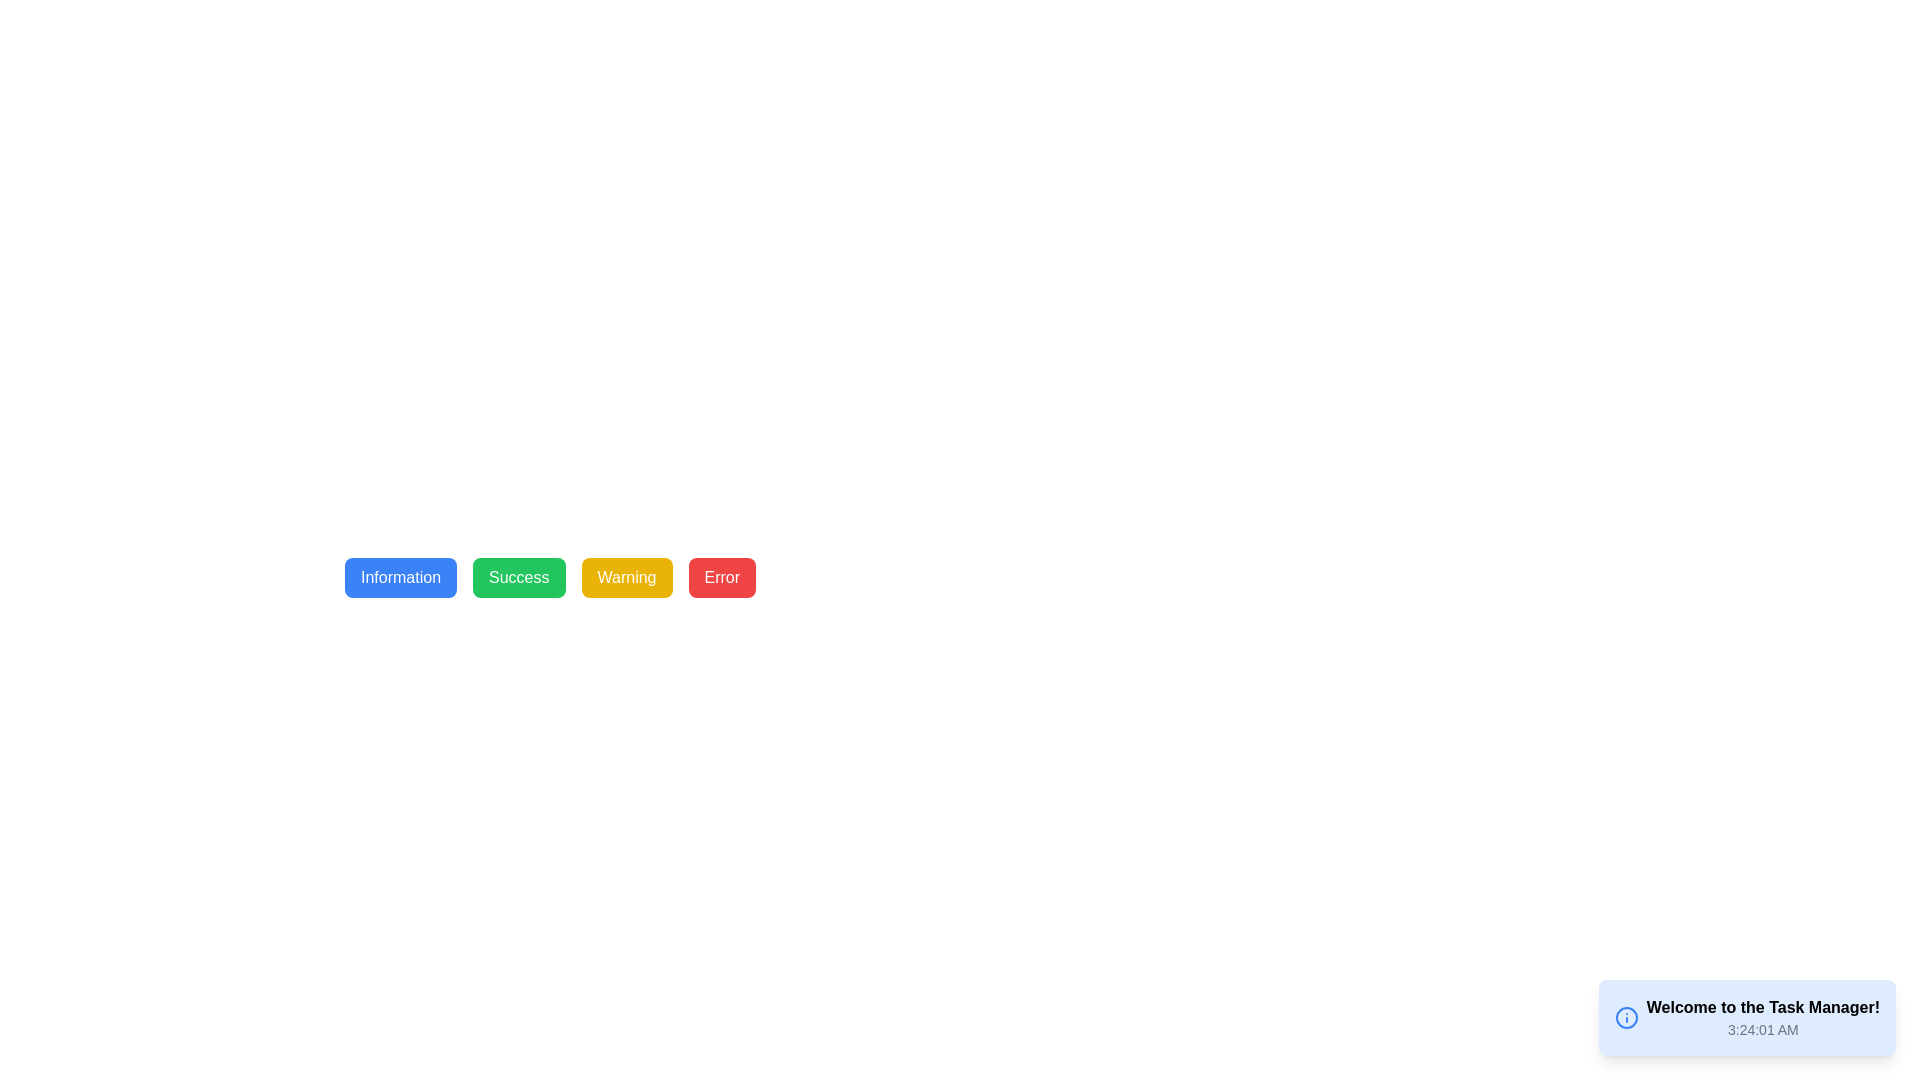 The width and height of the screenshot is (1920, 1080). What do you see at coordinates (550, 578) in the screenshot?
I see `the 'Success' button, which has a green background and white text, to observe its hover effect` at bounding box center [550, 578].